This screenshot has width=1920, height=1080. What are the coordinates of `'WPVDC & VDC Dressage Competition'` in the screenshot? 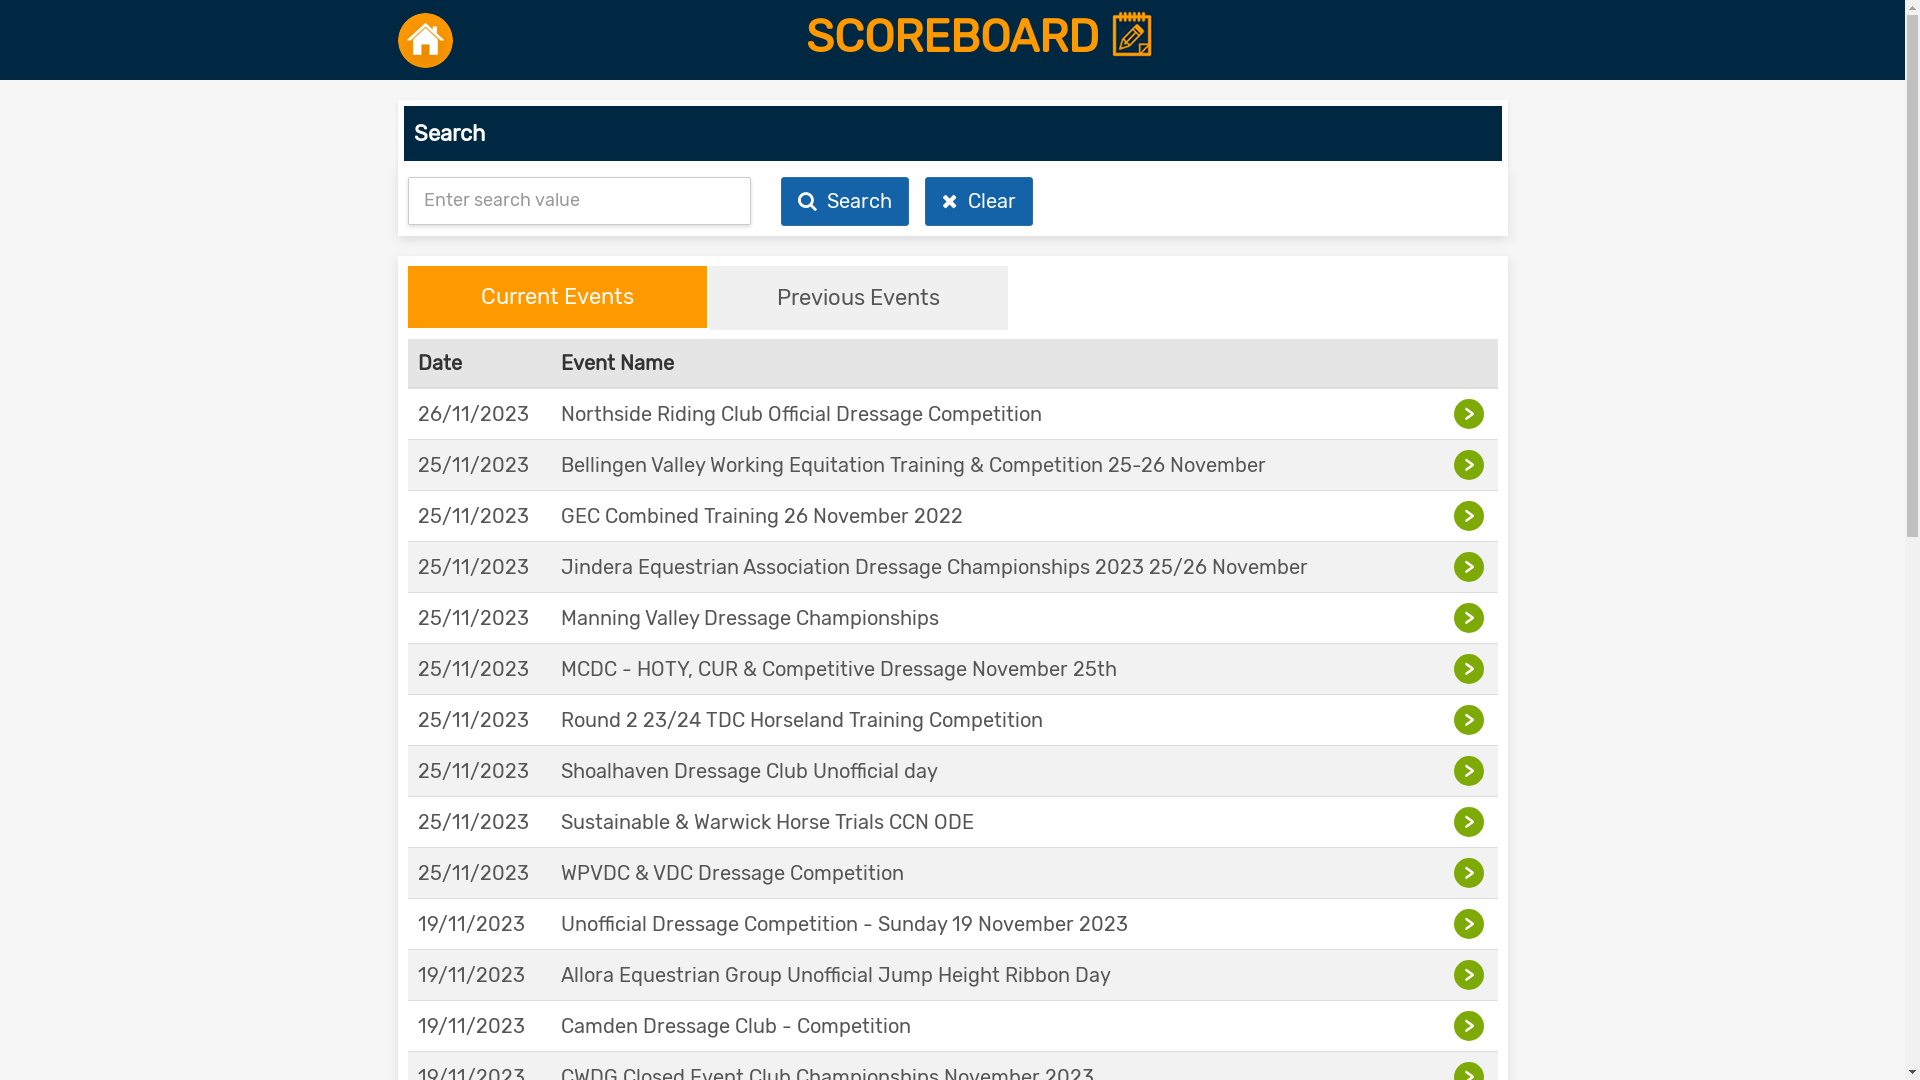 It's located at (731, 871).